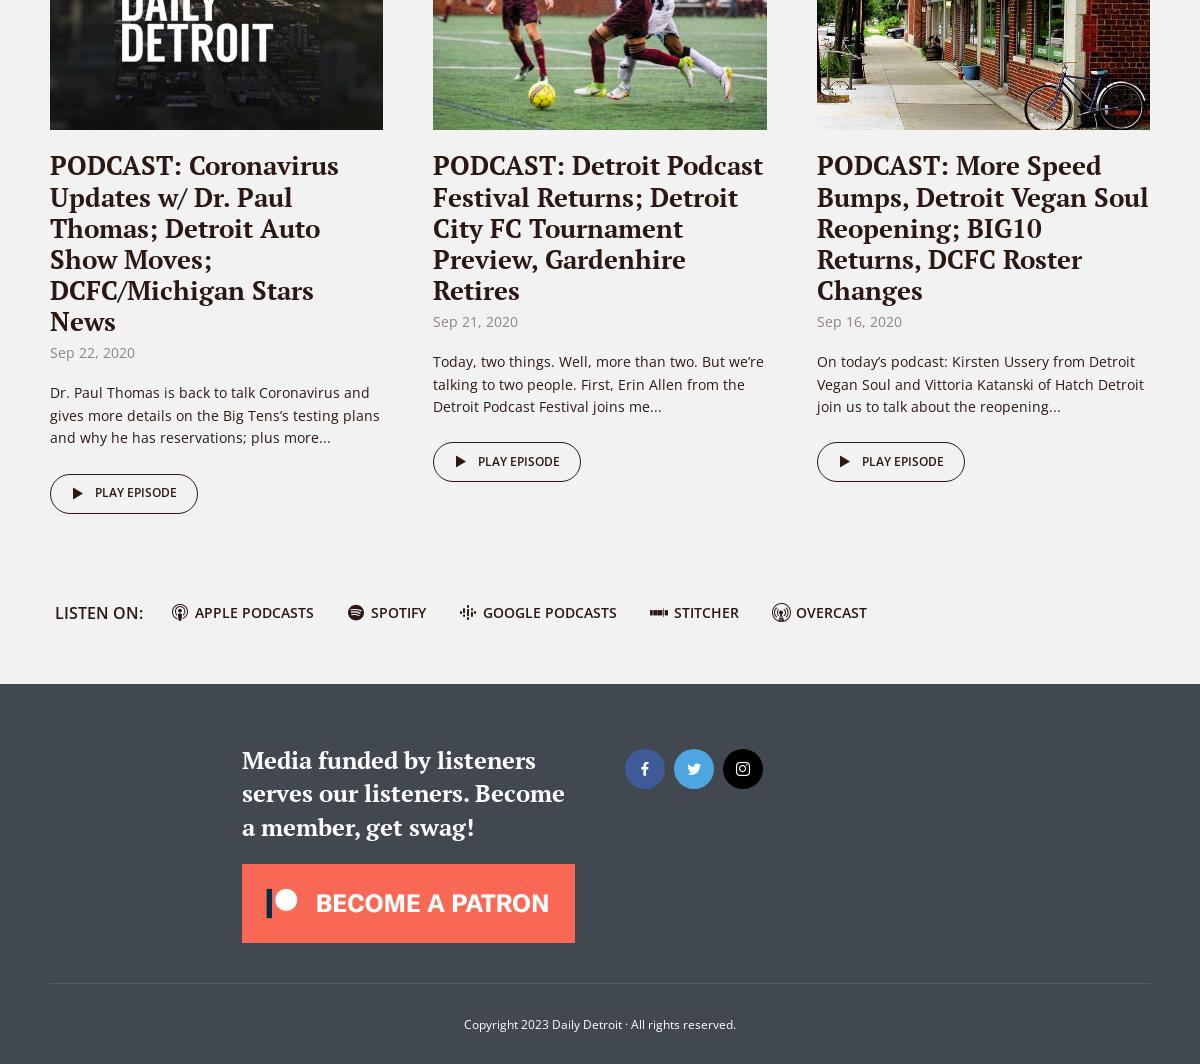 This screenshot has width=1200, height=1064. I want to click on 'On today’s podcast: Kirsten Ussery from Detroit Vegan Soul and Vittoria Katanski of Hatch Detroit join us to talk about the reopening...', so click(979, 383).